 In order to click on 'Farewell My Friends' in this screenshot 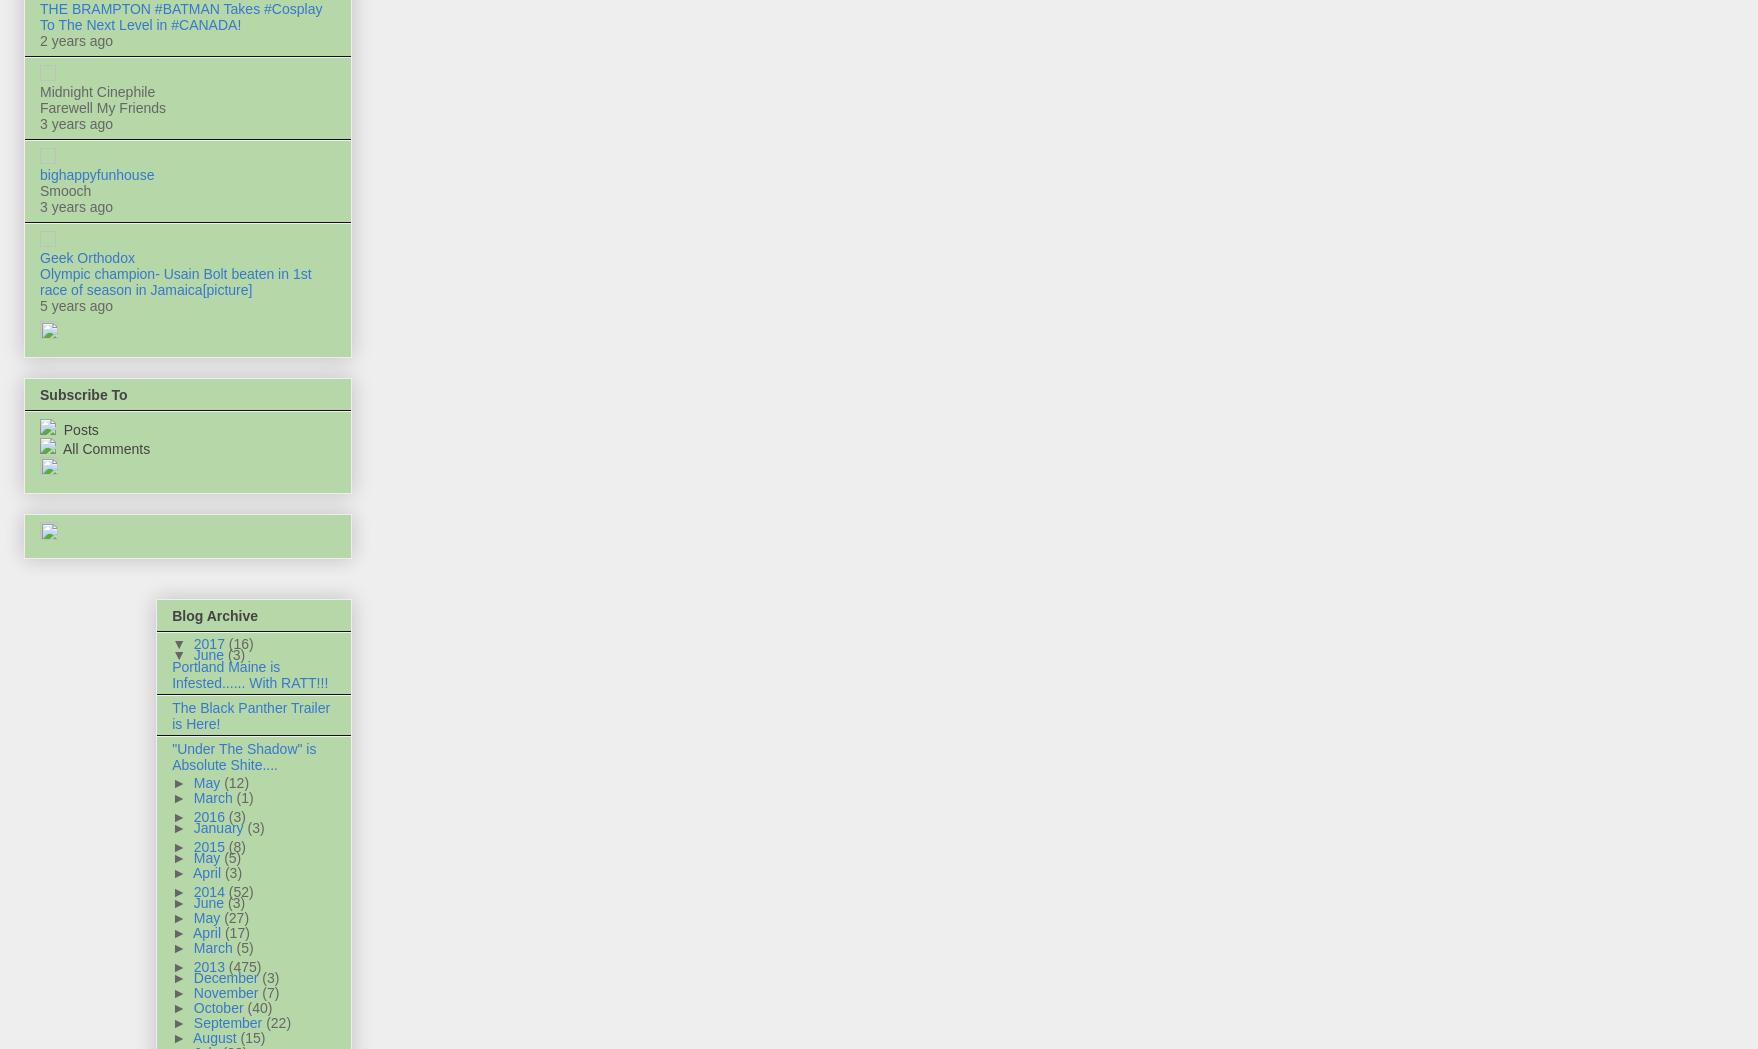, I will do `click(103, 105)`.